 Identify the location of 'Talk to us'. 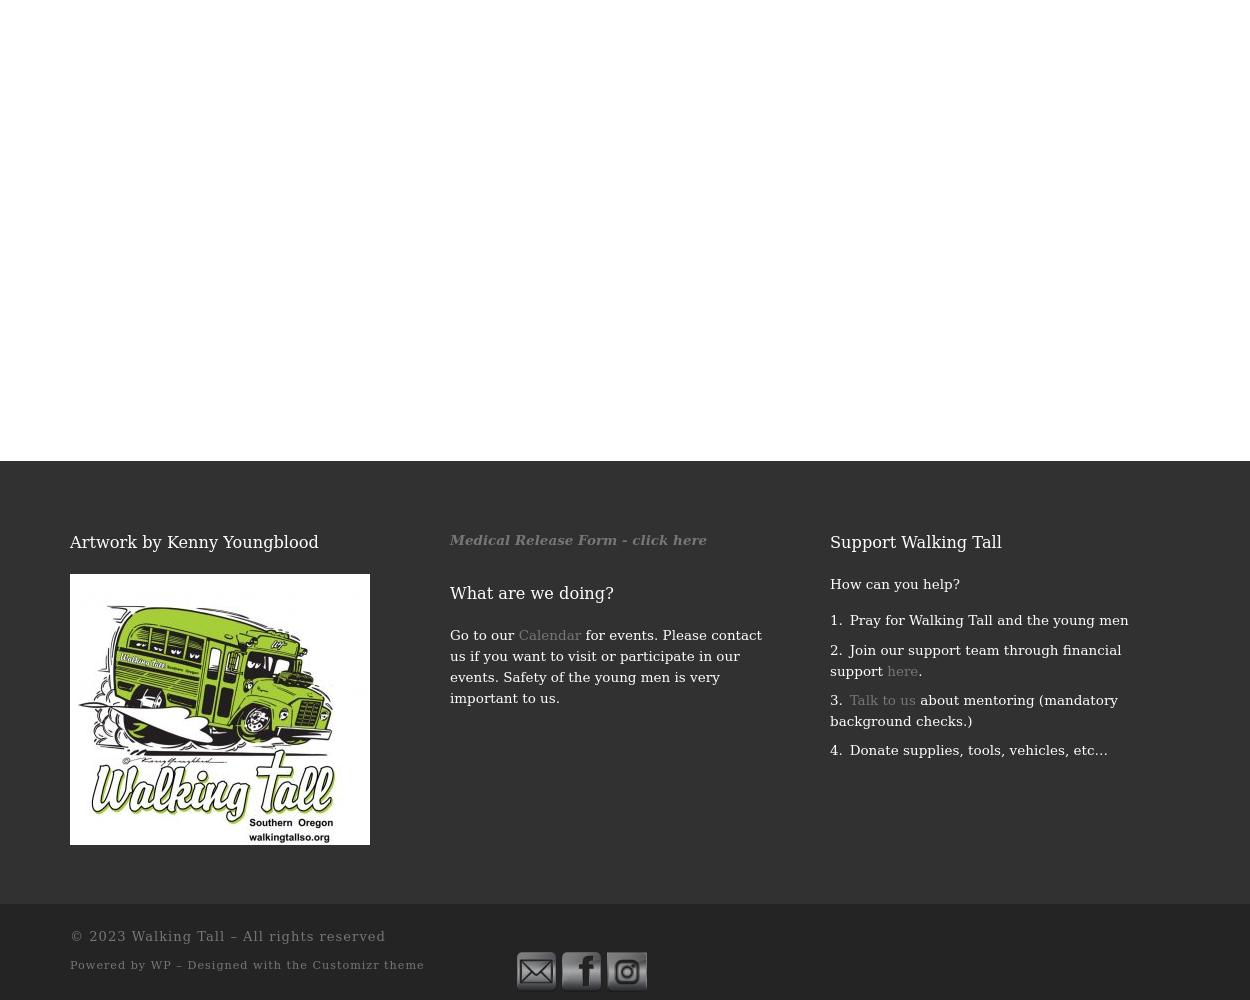
(882, 699).